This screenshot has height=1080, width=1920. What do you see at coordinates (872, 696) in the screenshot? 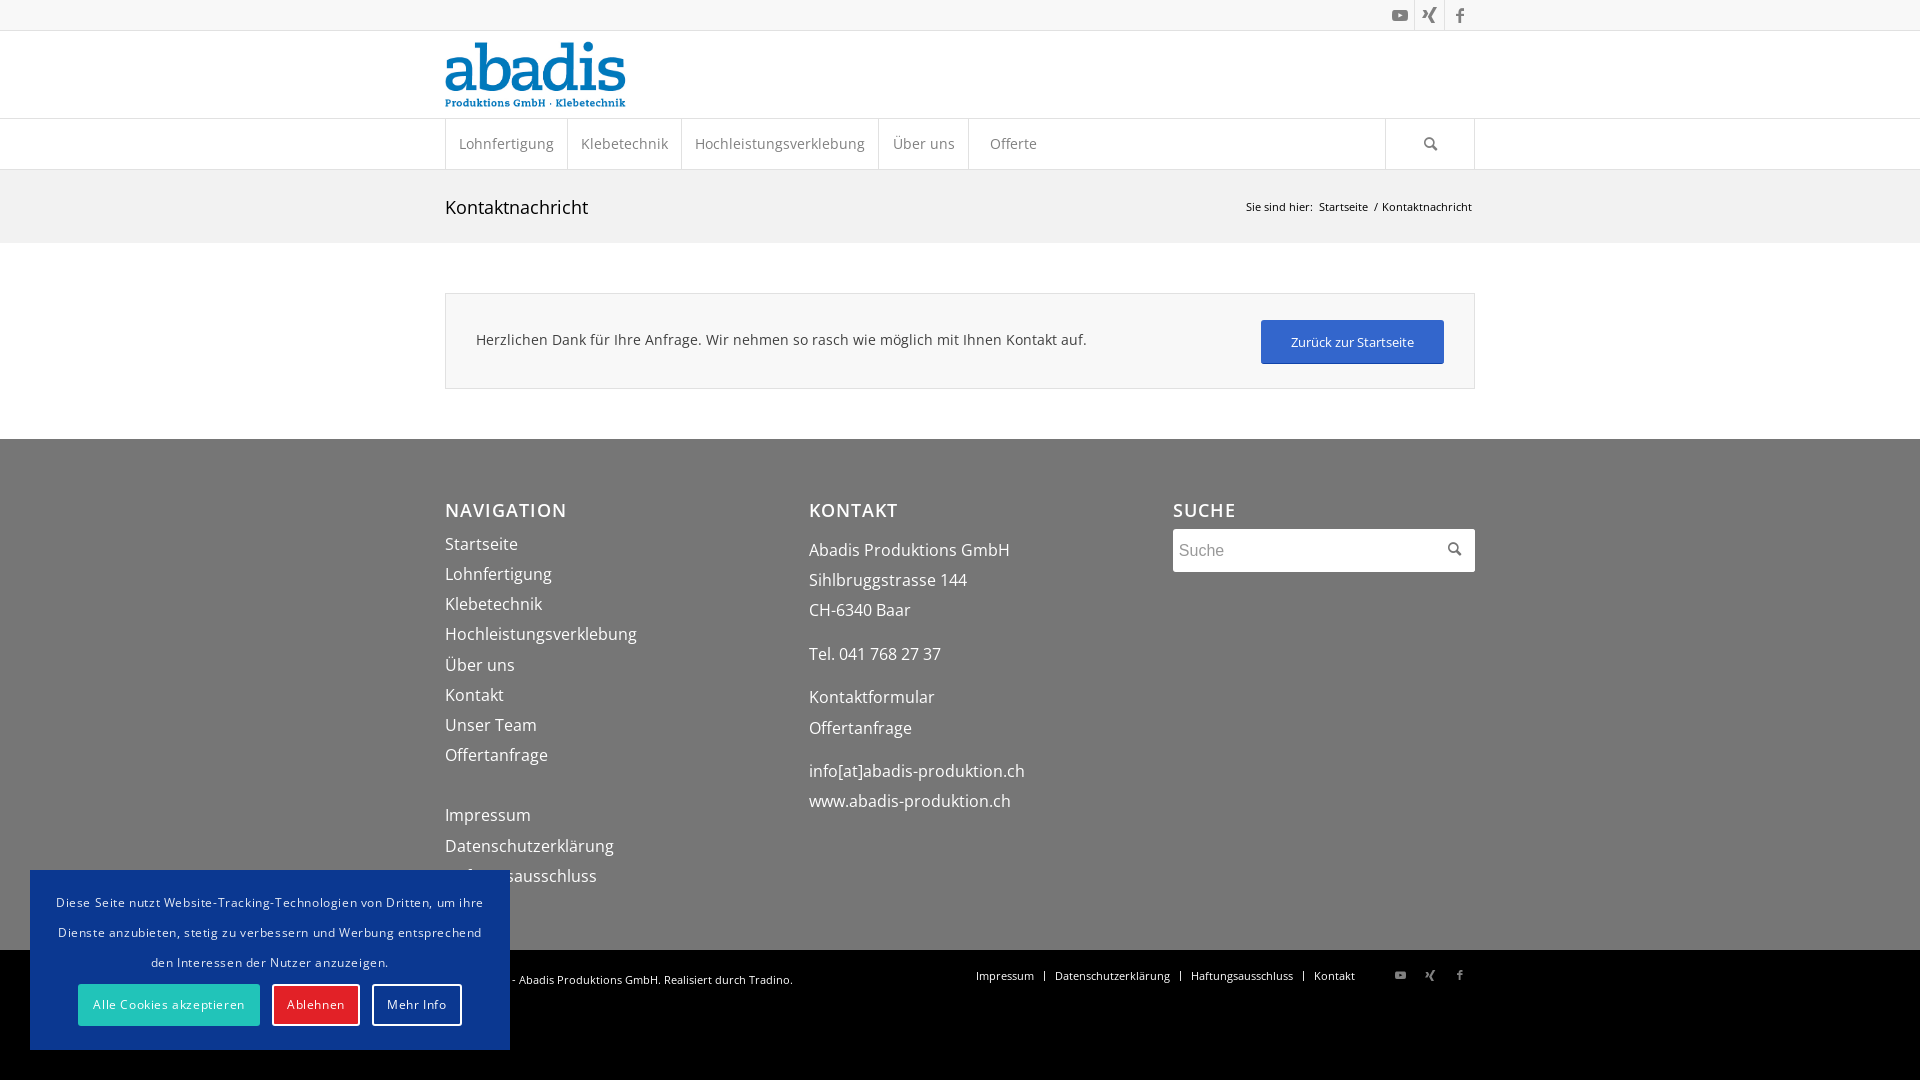
I see `'Kontaktformular'` at bounding box center [872, 696].